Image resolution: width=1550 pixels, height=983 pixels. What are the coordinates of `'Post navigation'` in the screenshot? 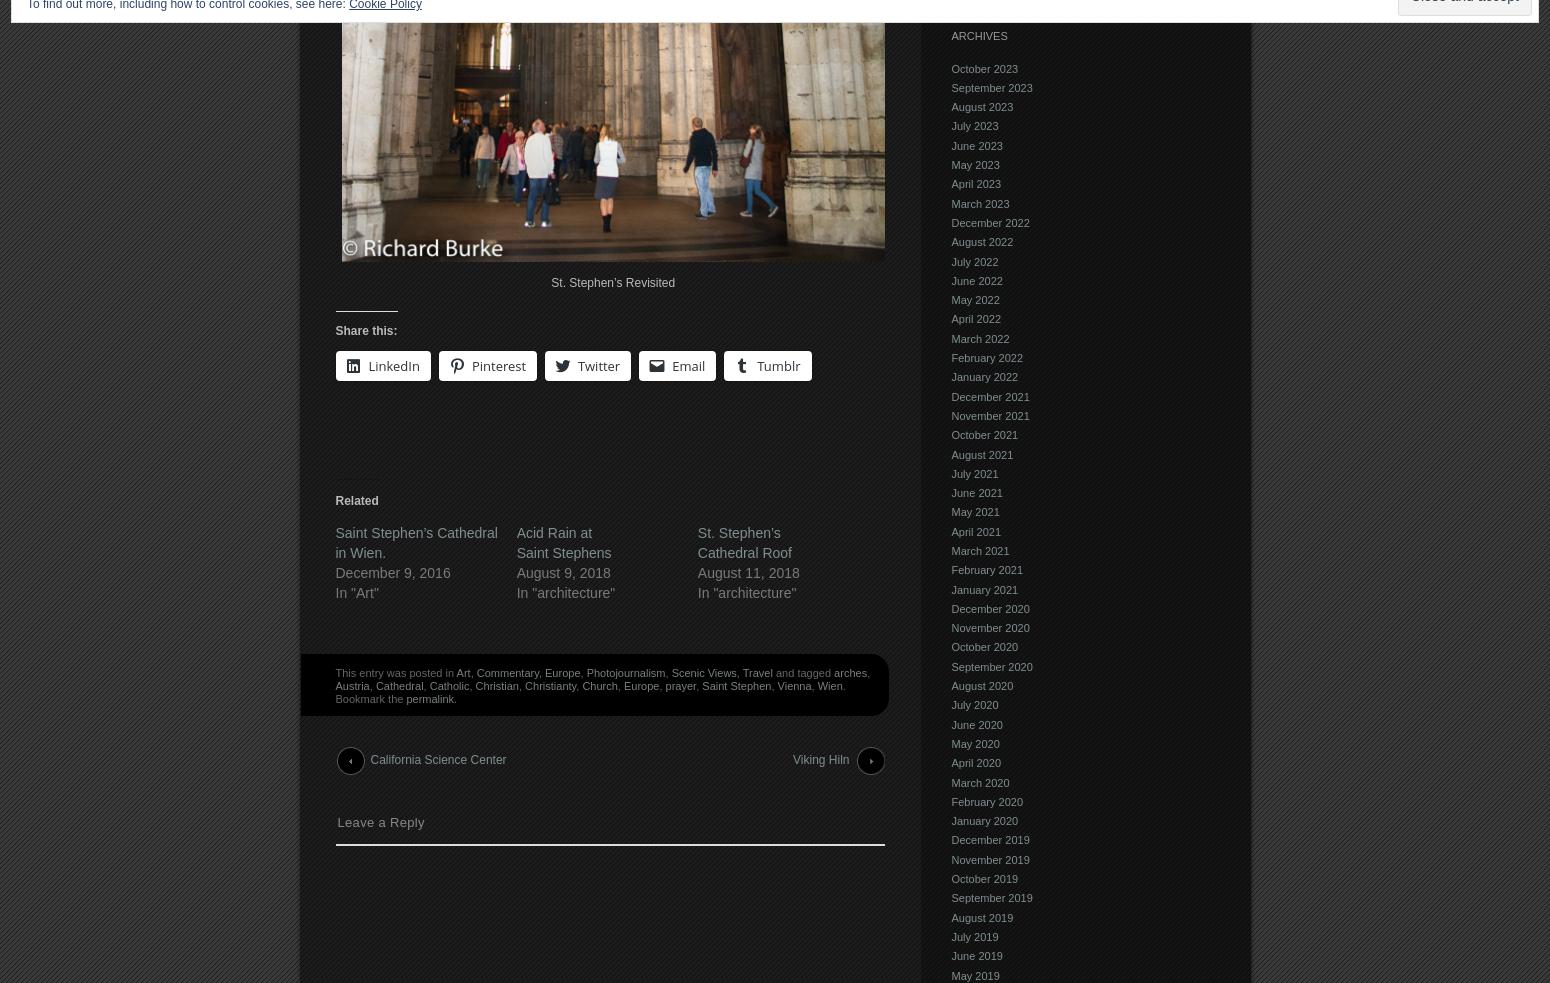 It's located at (396, 752).